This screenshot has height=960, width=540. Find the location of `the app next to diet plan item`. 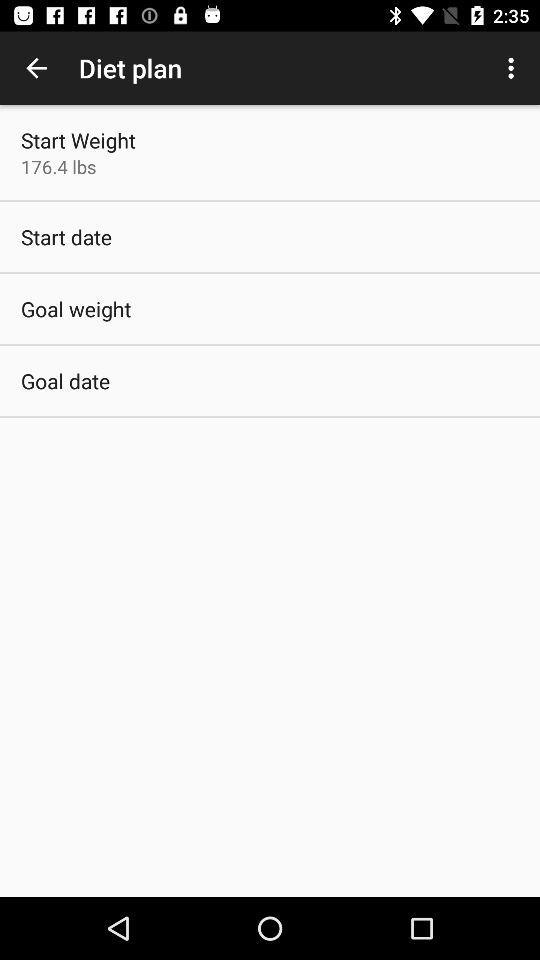

the app next to diet plan item is located at coordinates (36, 68).